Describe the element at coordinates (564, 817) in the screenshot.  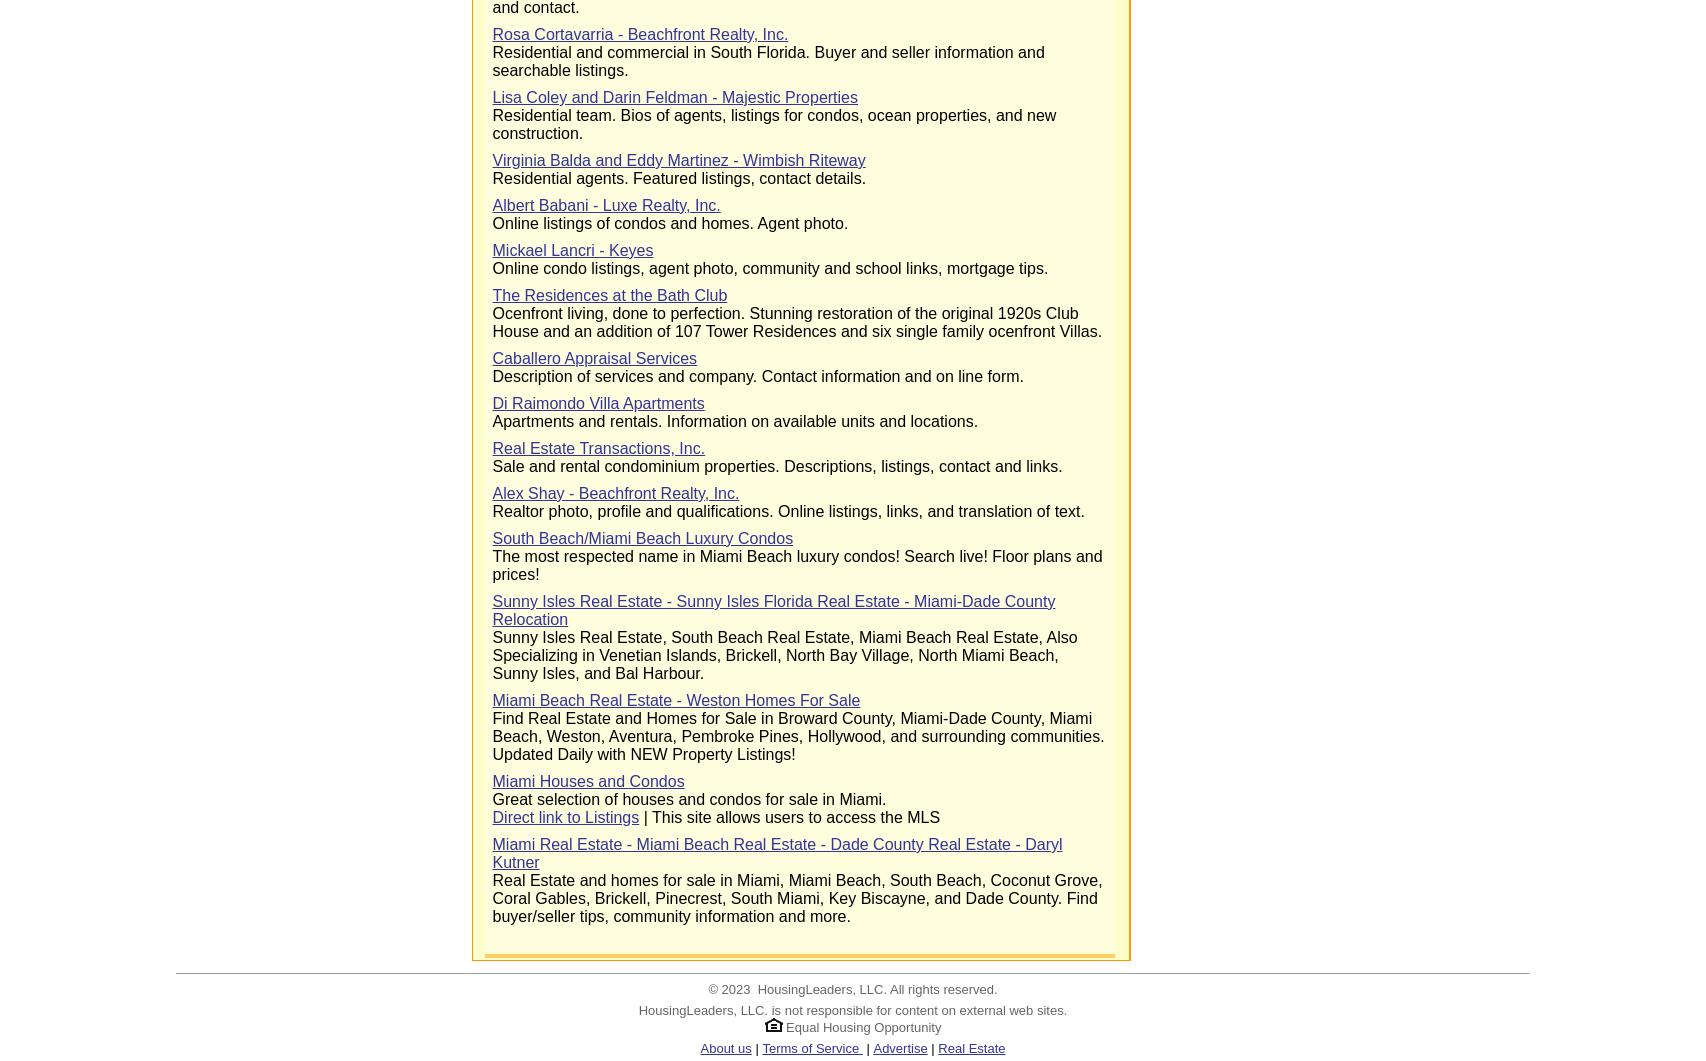
I see `'Direct link to Listings'` at that location.